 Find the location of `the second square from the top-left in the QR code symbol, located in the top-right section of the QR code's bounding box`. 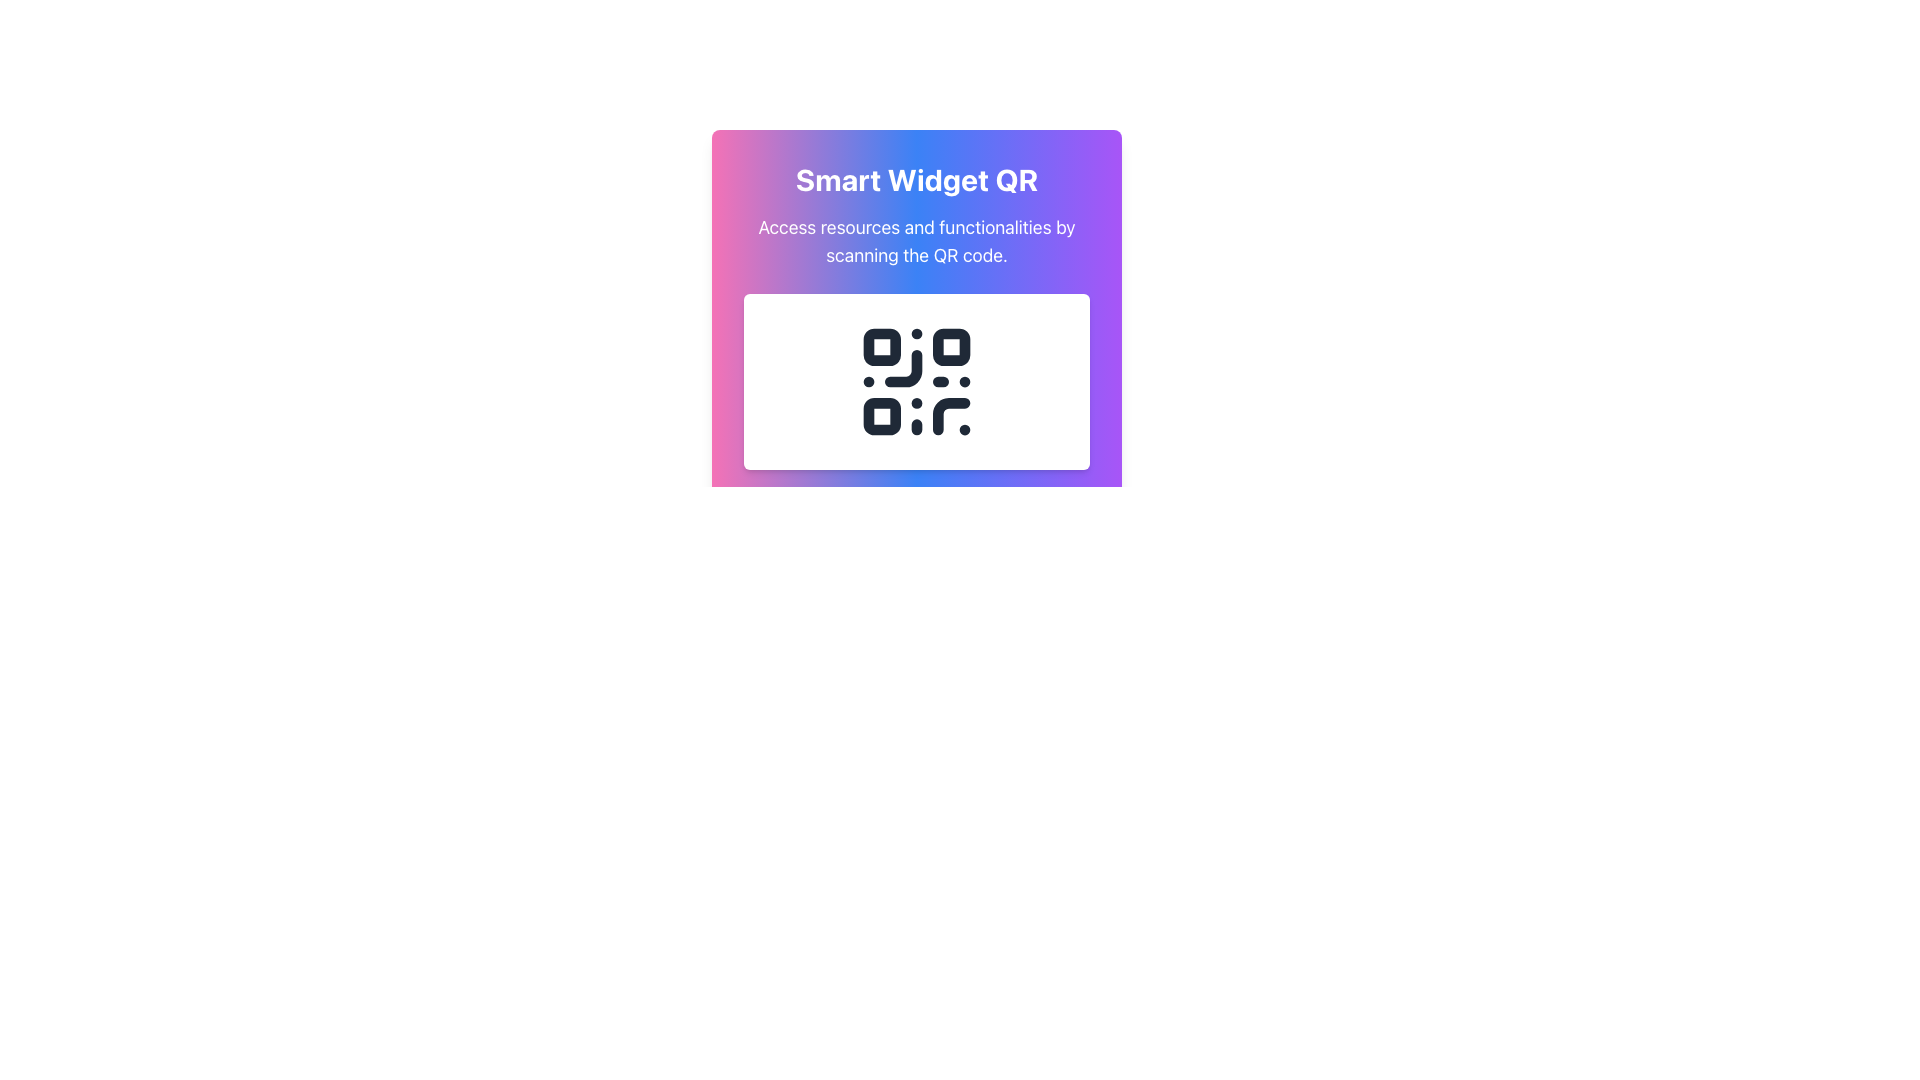

the second square from the top-left in the QR code symbol, located in the top-right section of the QR code's bounding box is located at coordinates (950, 346).